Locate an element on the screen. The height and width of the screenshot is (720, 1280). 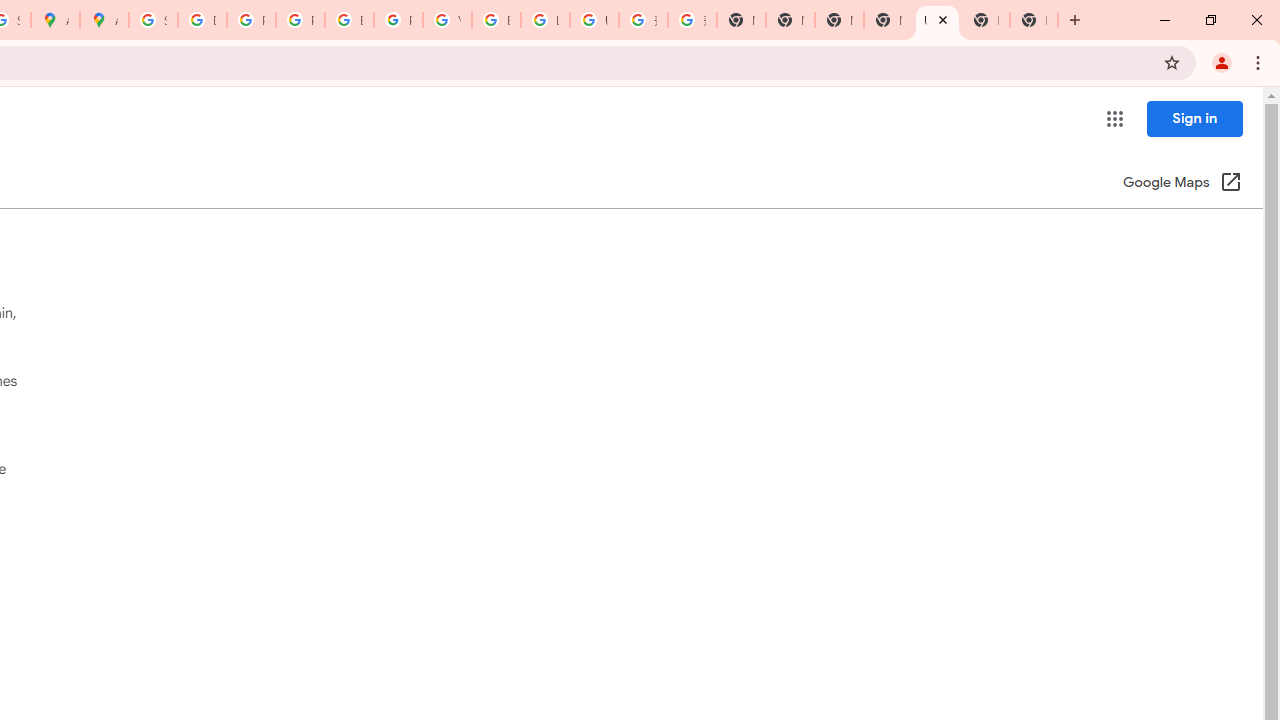
'Privacy Help Center - Policies Help' is located at coordinates (250, 20).